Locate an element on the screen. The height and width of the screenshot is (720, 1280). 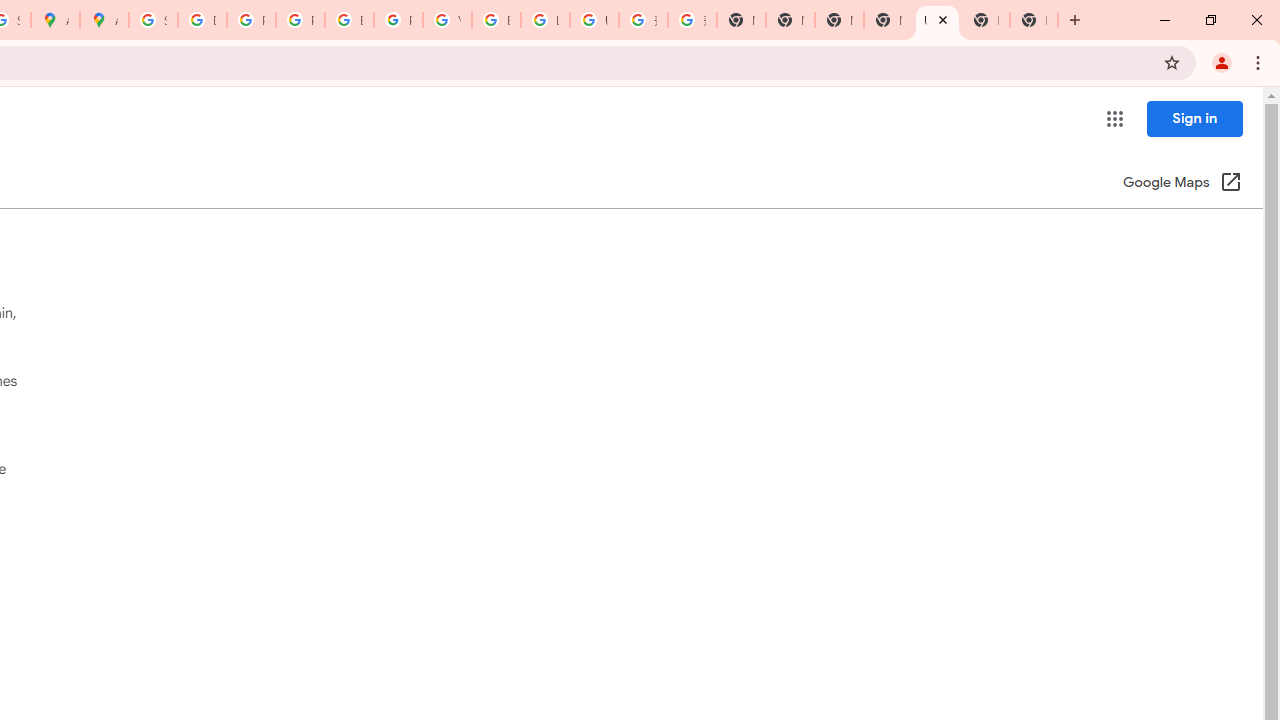
'Privacy Help Center - Policies Help' is located at coordinates (250, 20).